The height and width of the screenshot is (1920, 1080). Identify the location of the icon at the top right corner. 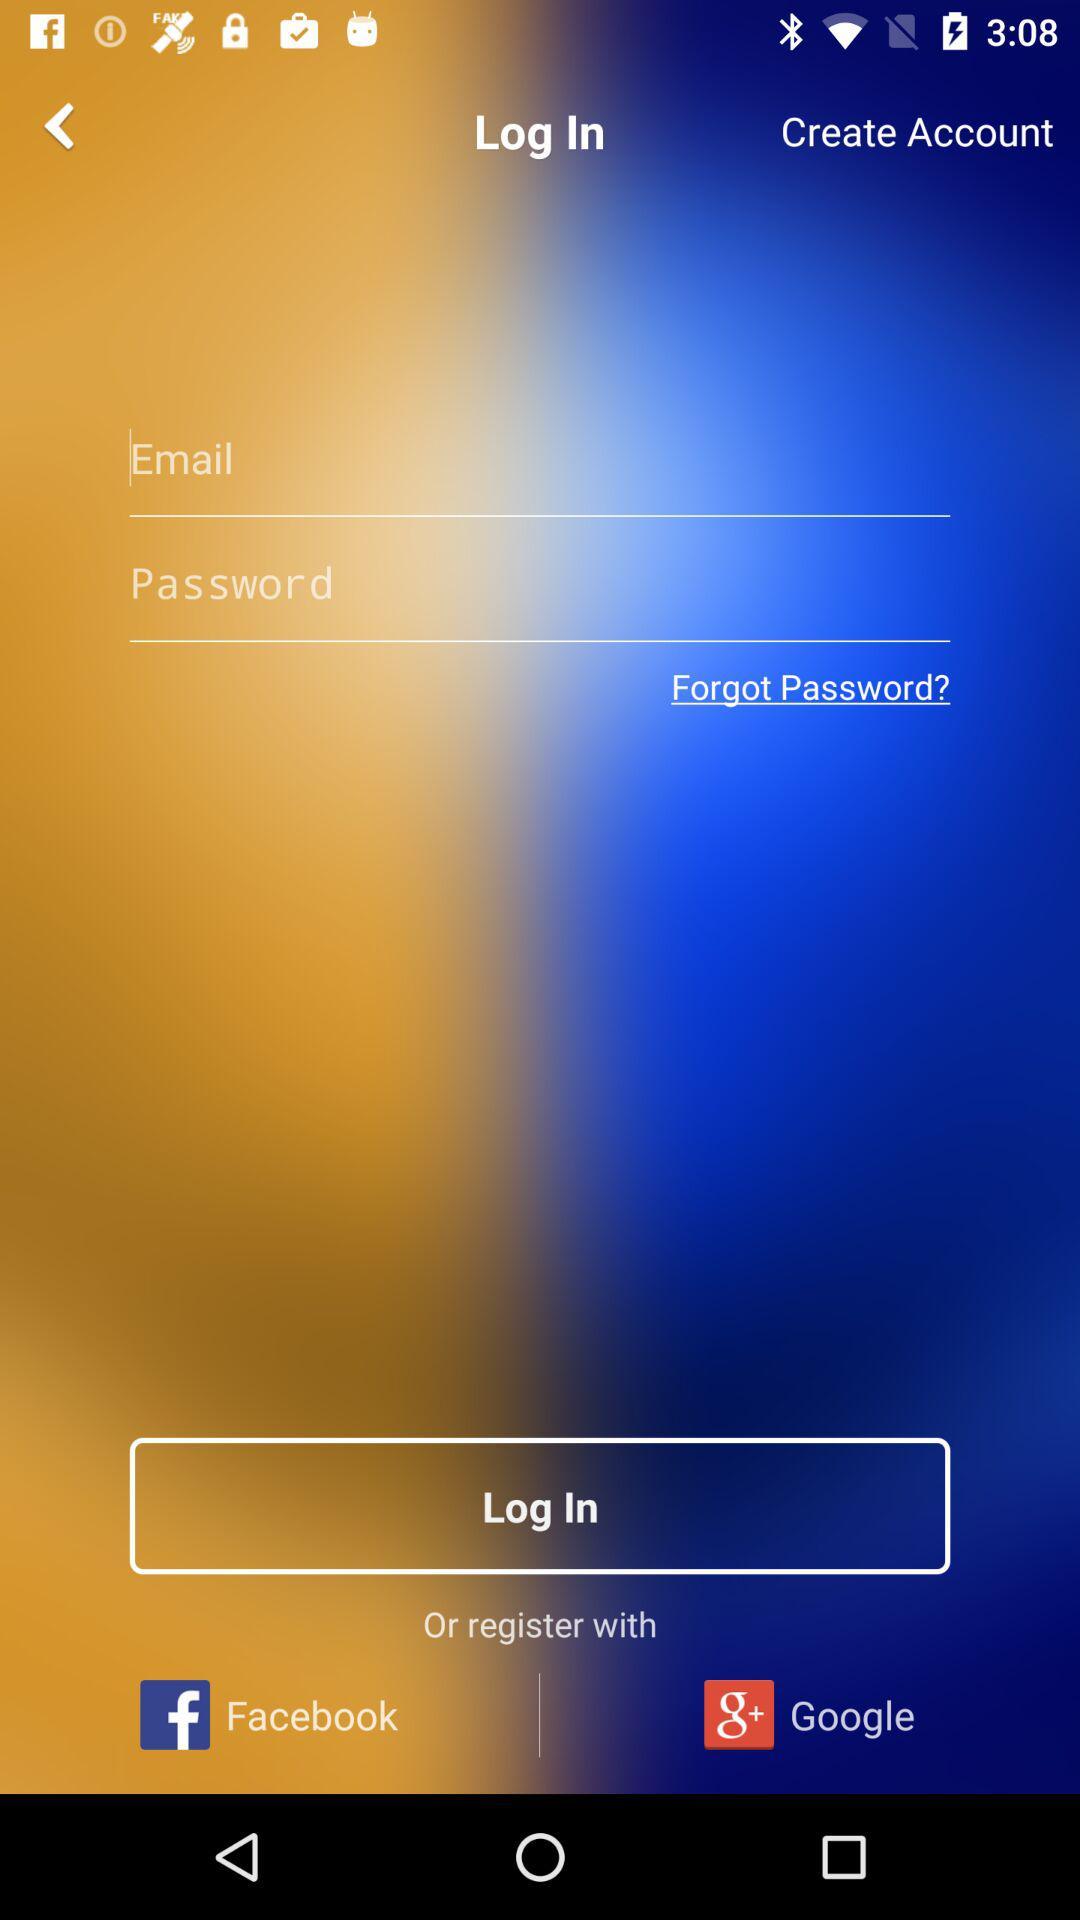
(917, 130).